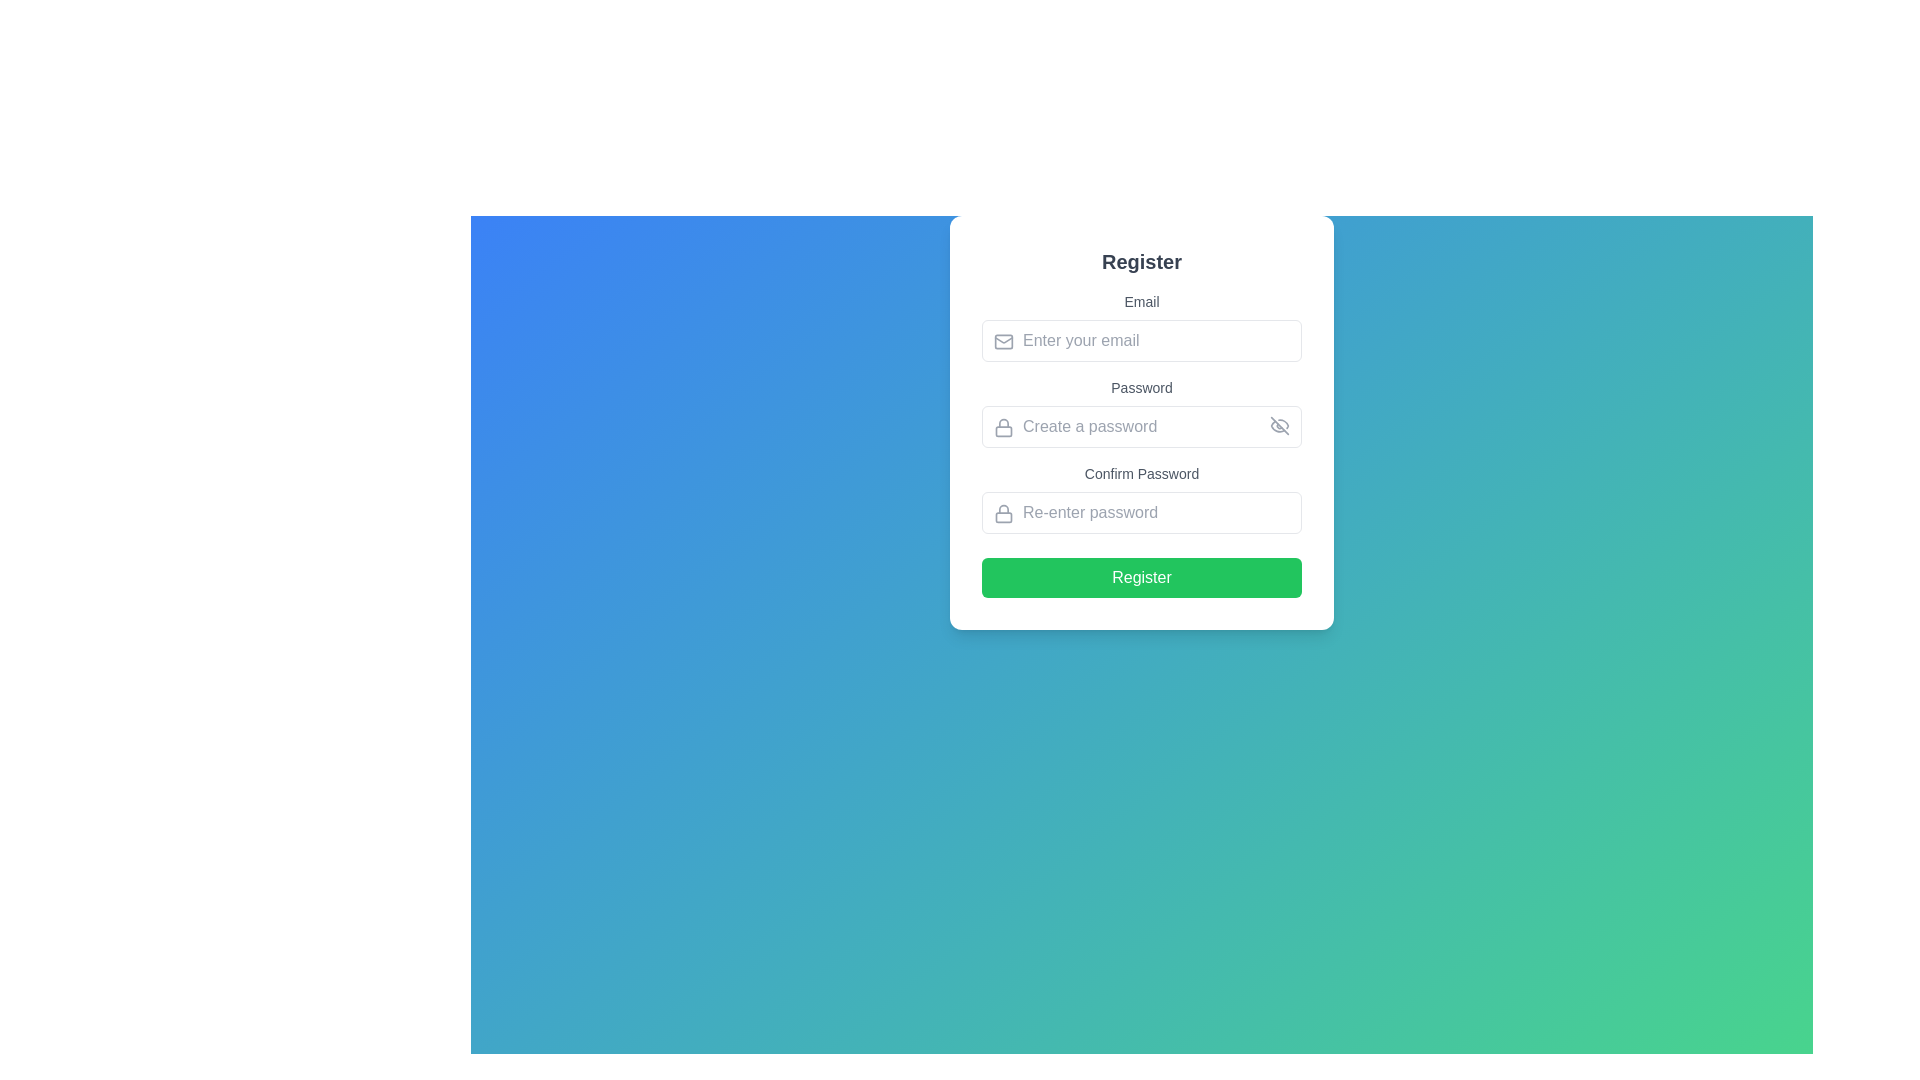 Image resolution: width=1920 pixels, height=1080 pixels. Describe the element at coordinates (1003, 427) in the screenshot. I see `the minimalist gray lock icon located to the left of the 'Create a password' input field` at that location.